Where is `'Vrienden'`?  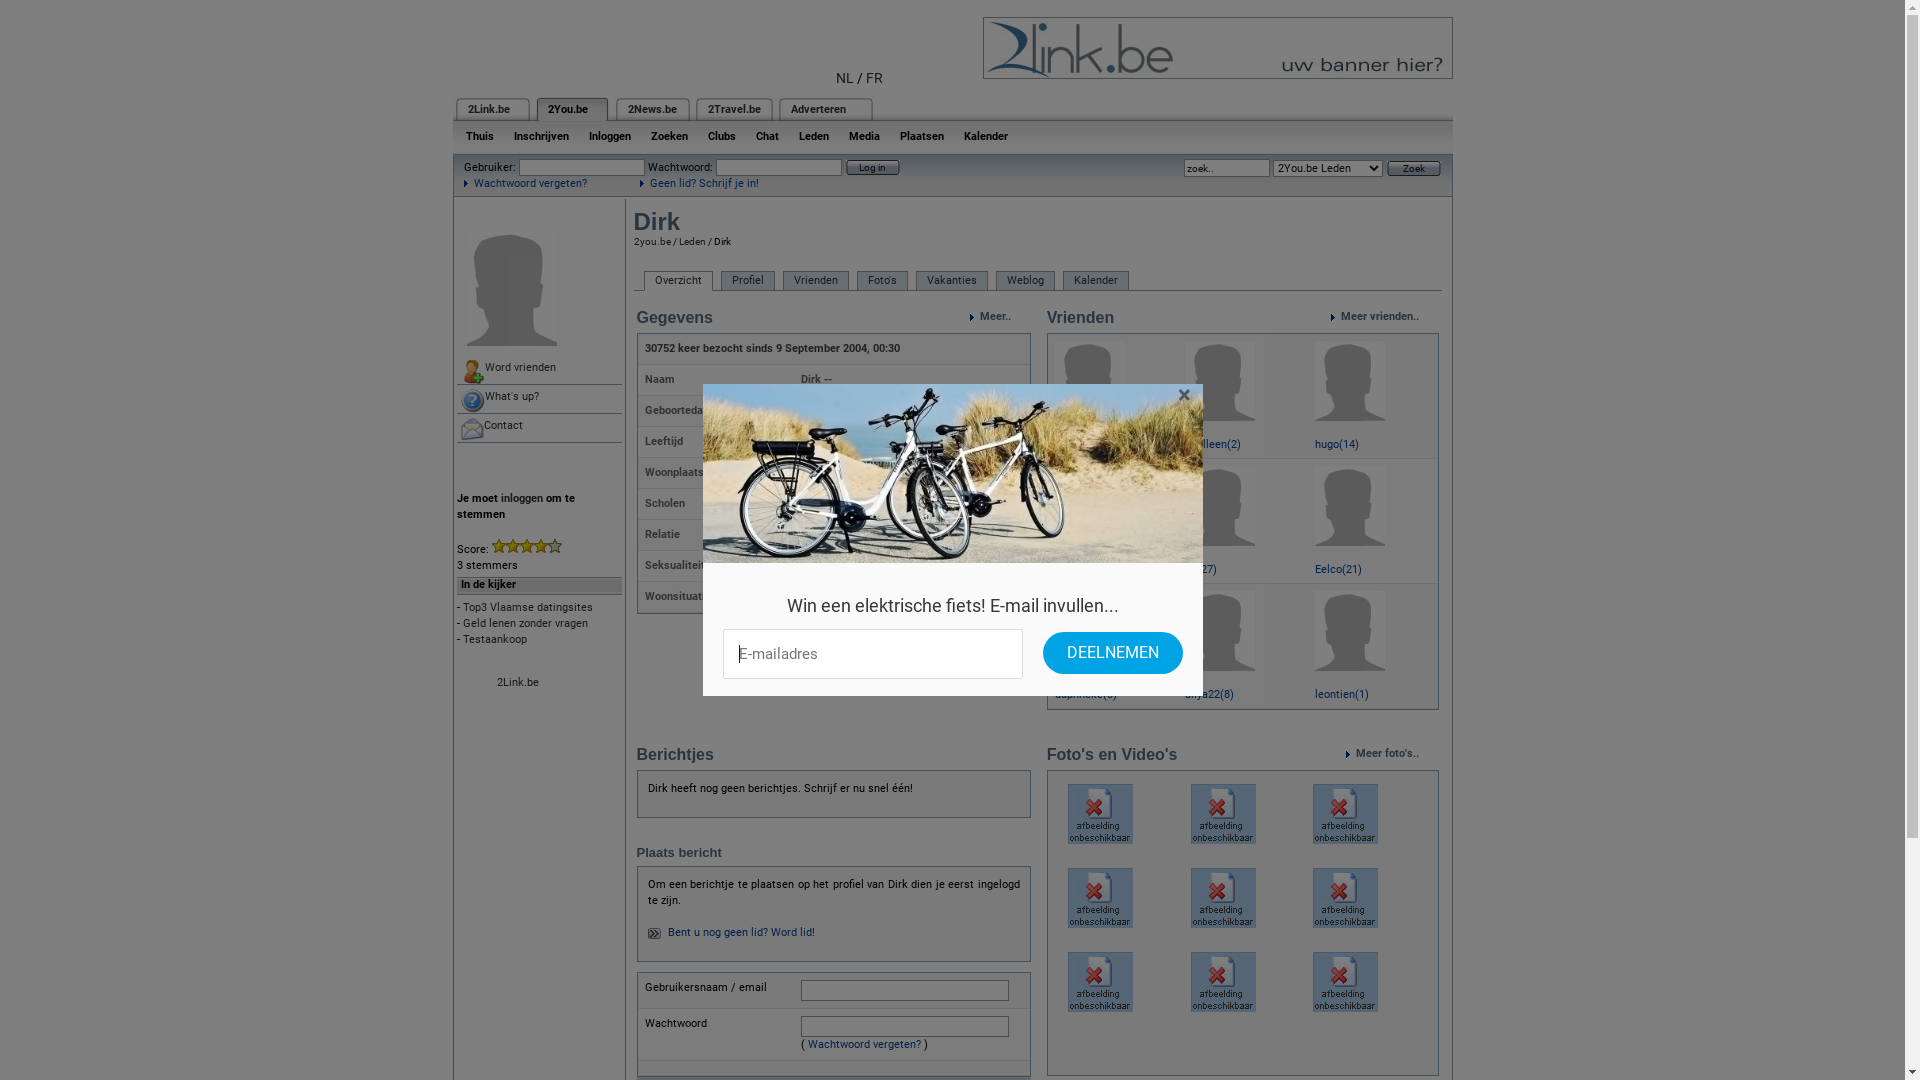
'Vrienden' is located at coordinates (815, 281).